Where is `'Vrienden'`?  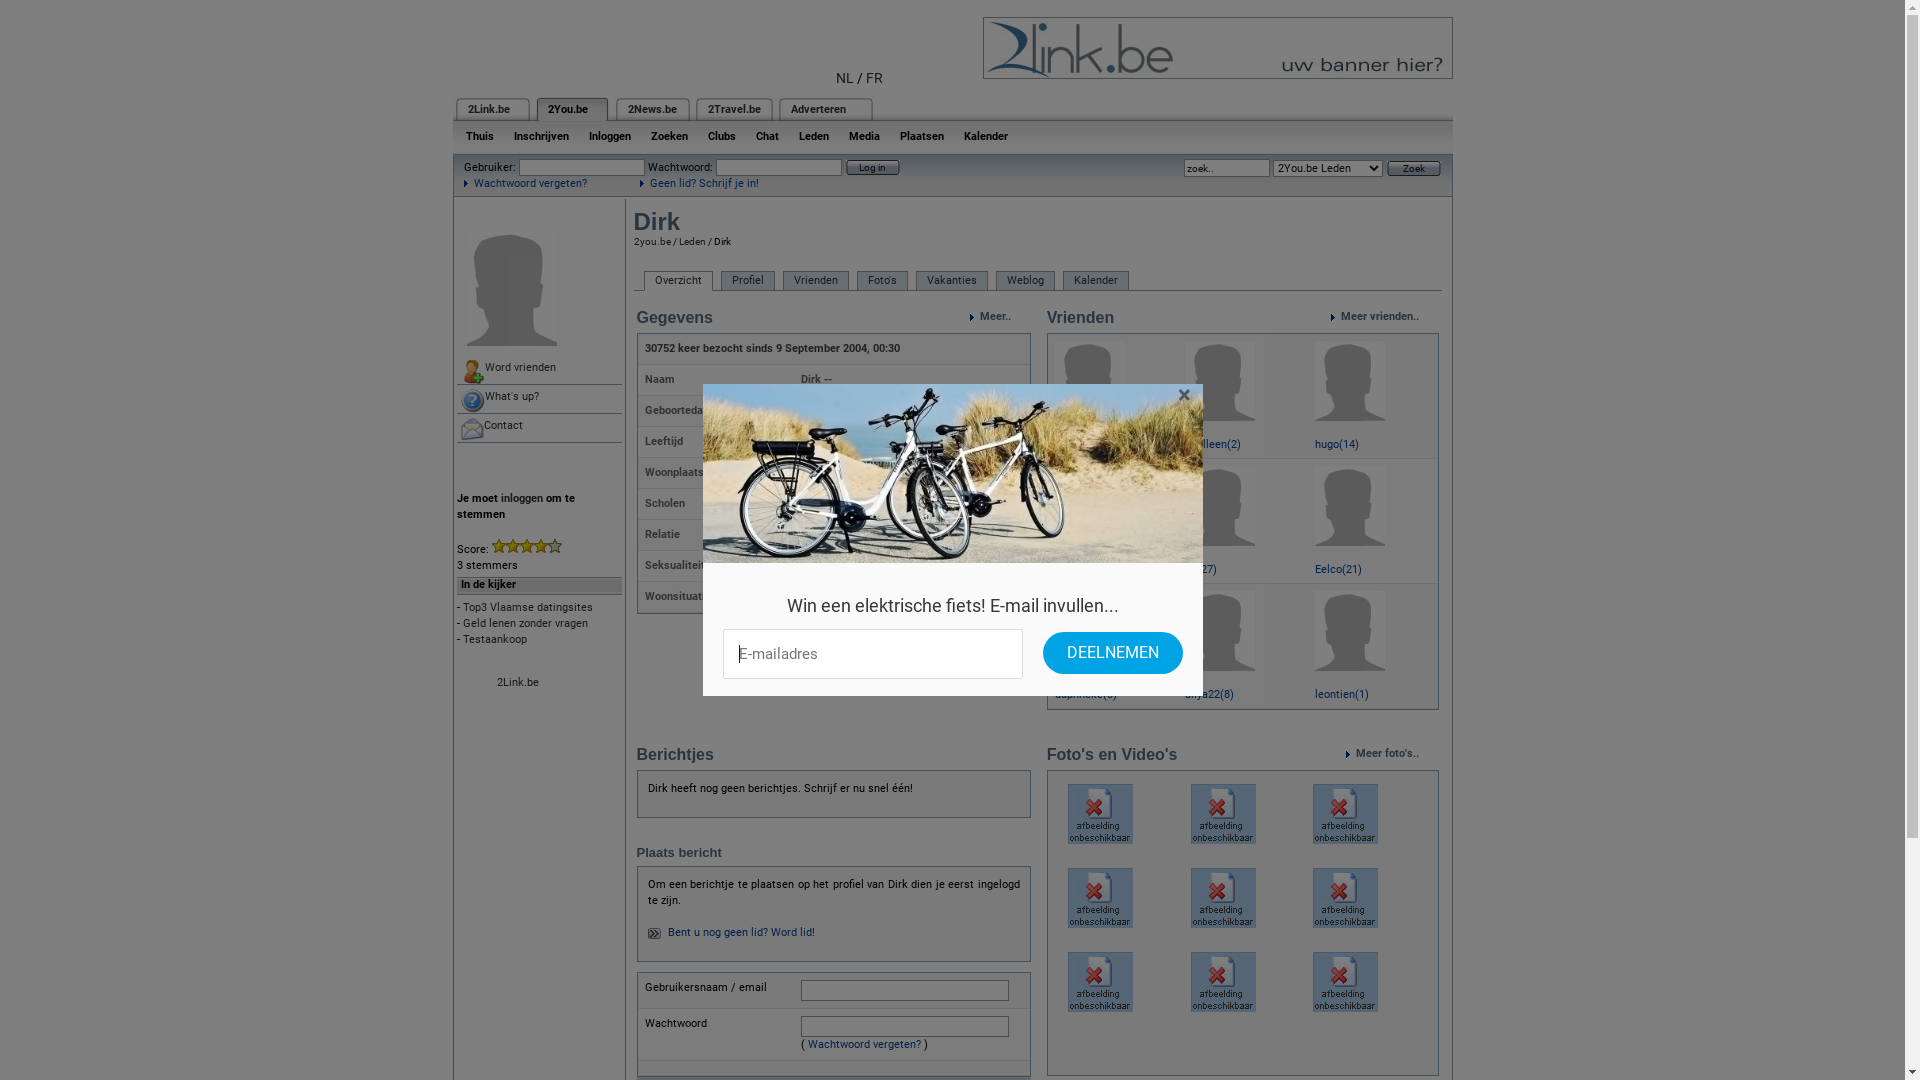
'Vrienden' is located at coordinates (815, 281).